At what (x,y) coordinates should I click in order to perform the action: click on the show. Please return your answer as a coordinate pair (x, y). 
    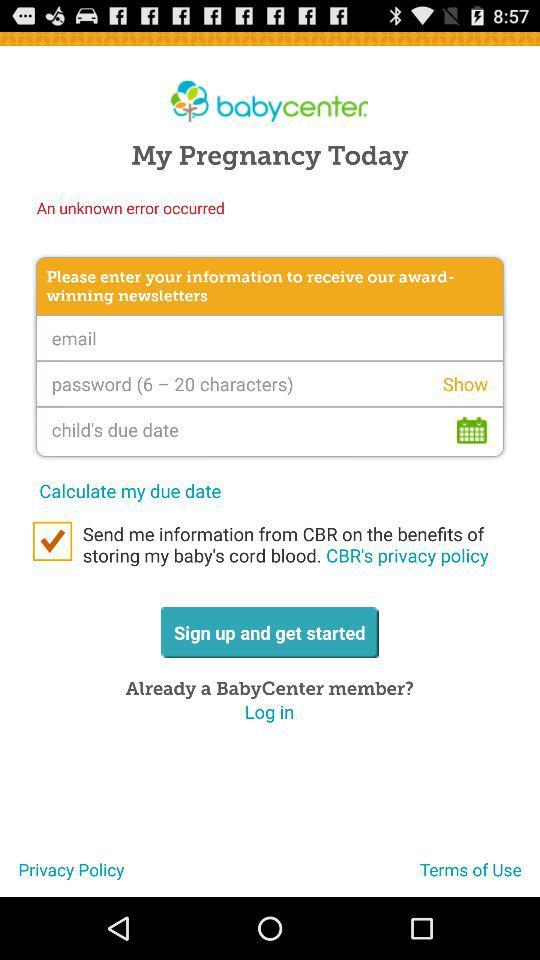
    Looking at the image, I should click on (465, 383).